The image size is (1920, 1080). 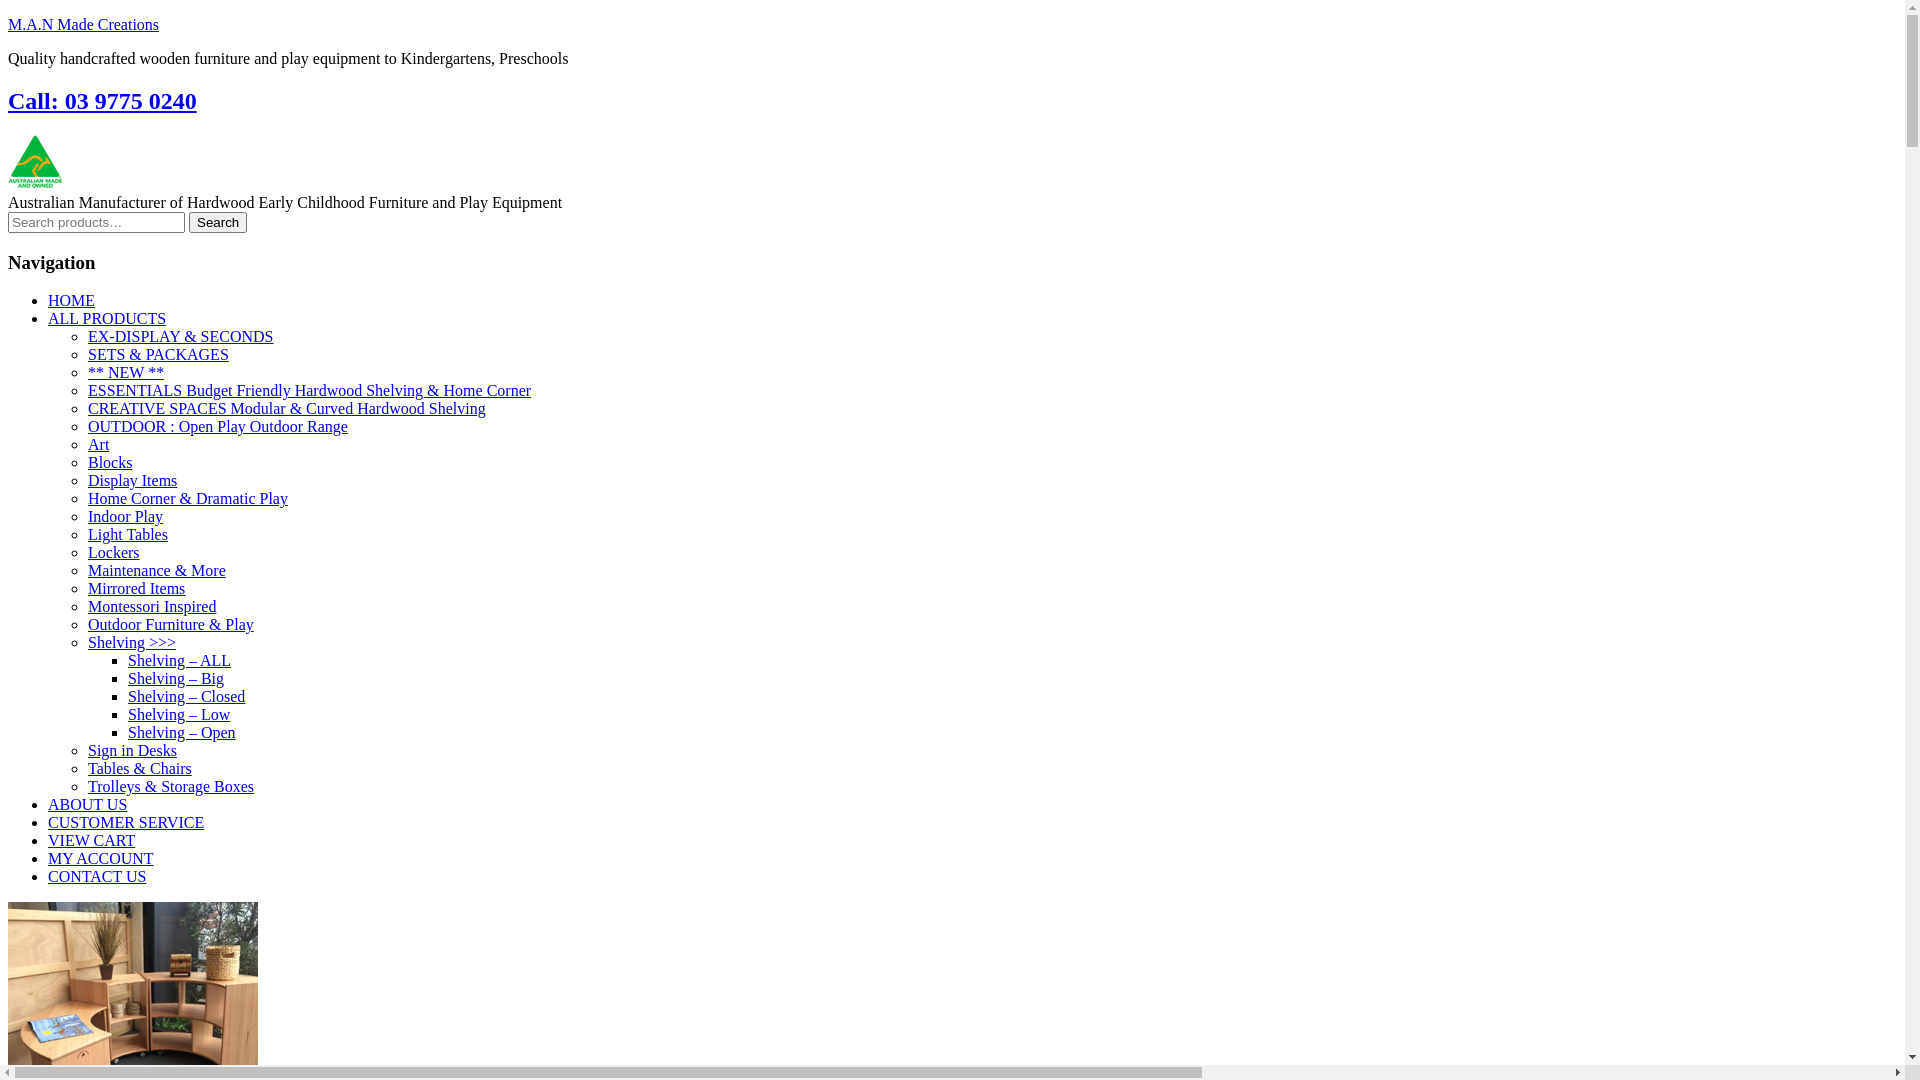 What do you see at coordinates (131, 480) in the screenshot?
I see `'Display Items'` at bounding box center [131, 480].